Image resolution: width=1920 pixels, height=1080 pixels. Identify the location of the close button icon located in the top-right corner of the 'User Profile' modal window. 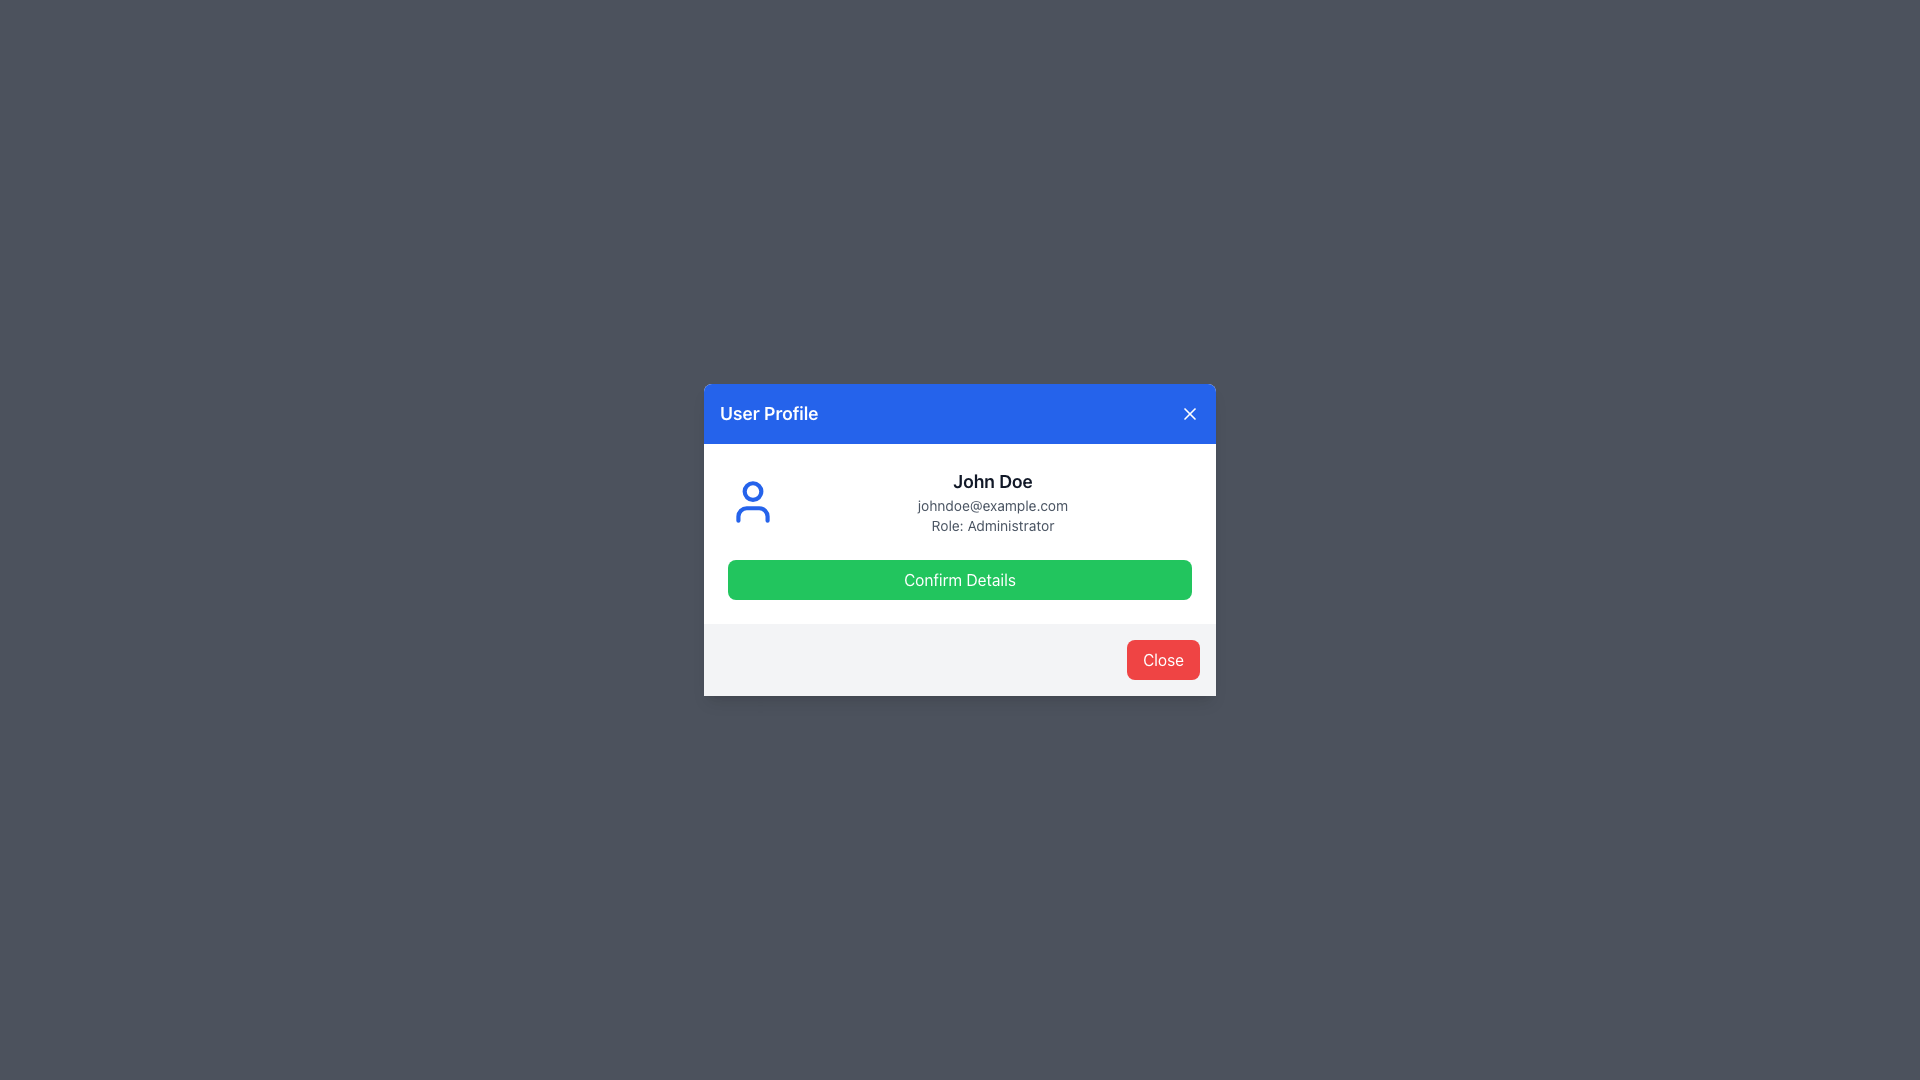
(1190, 412).